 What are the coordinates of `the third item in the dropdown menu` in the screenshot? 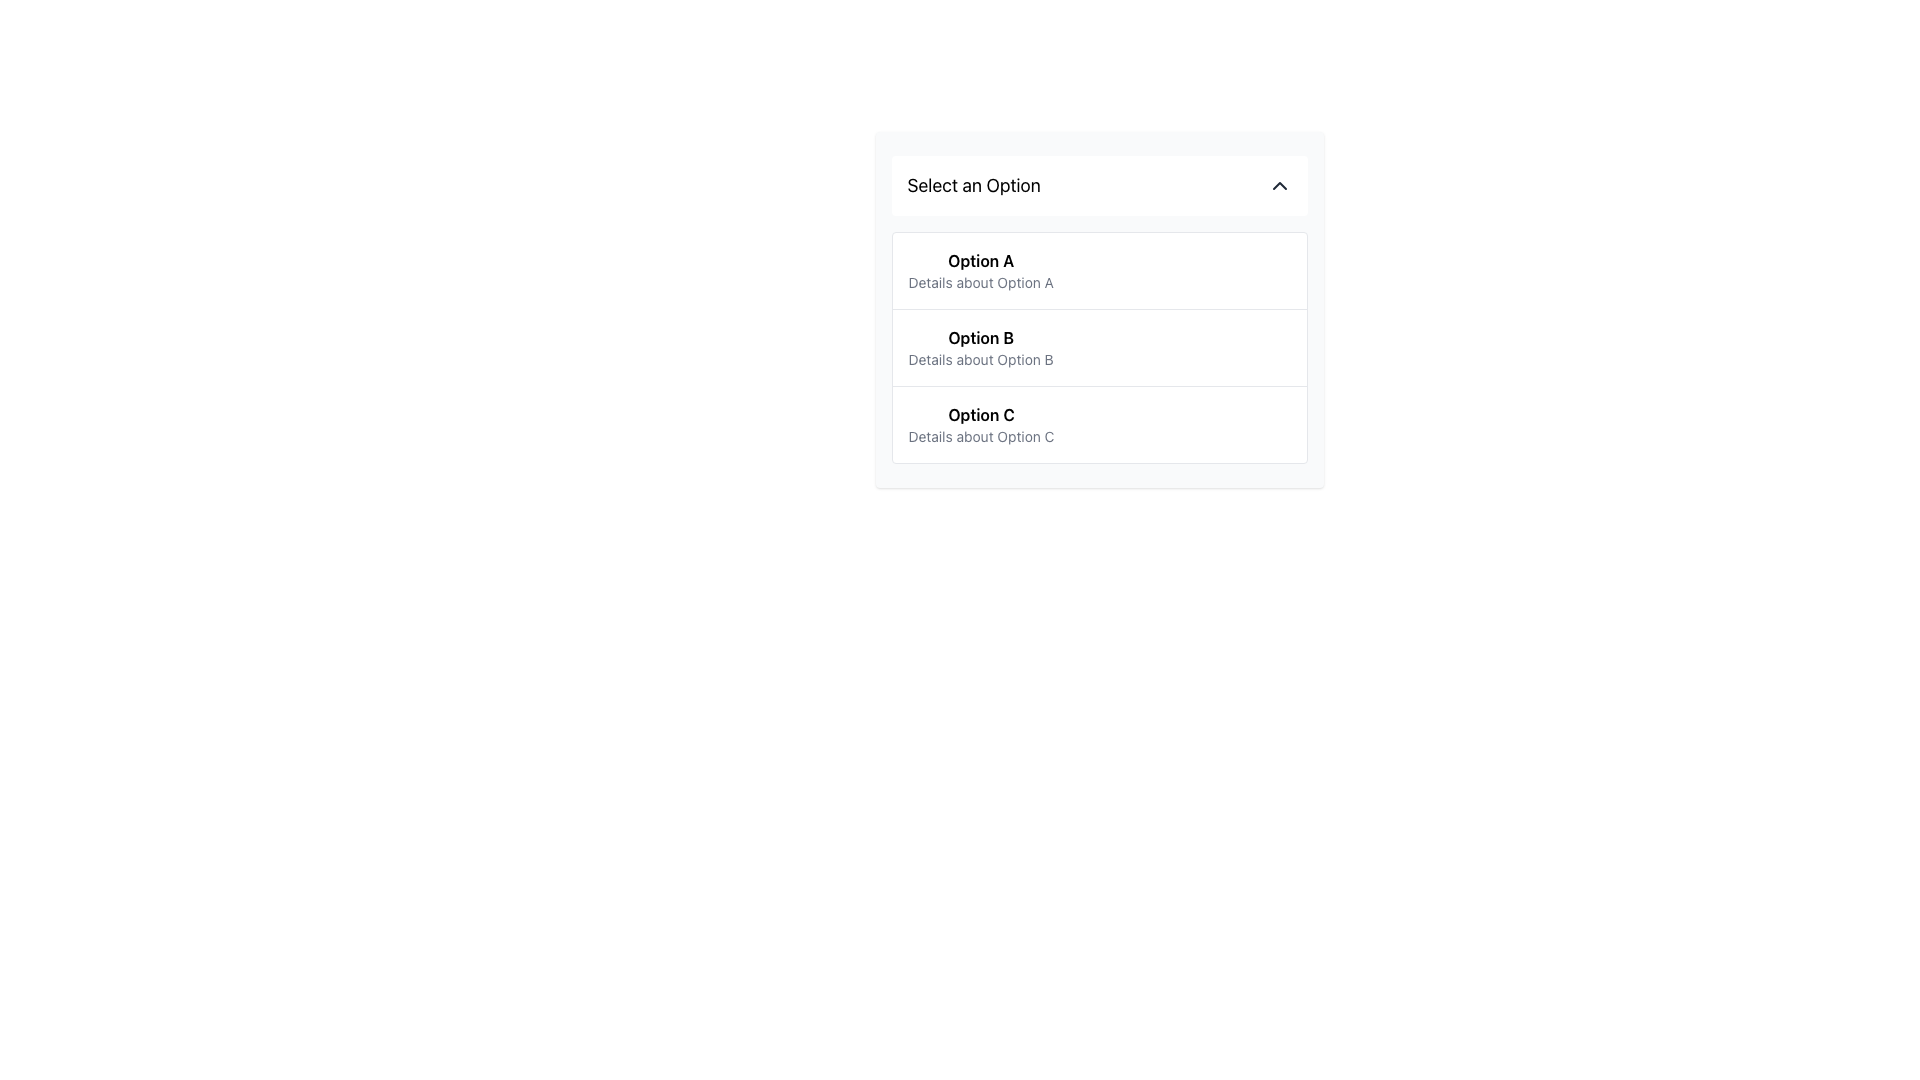 It's located at (981, 423).